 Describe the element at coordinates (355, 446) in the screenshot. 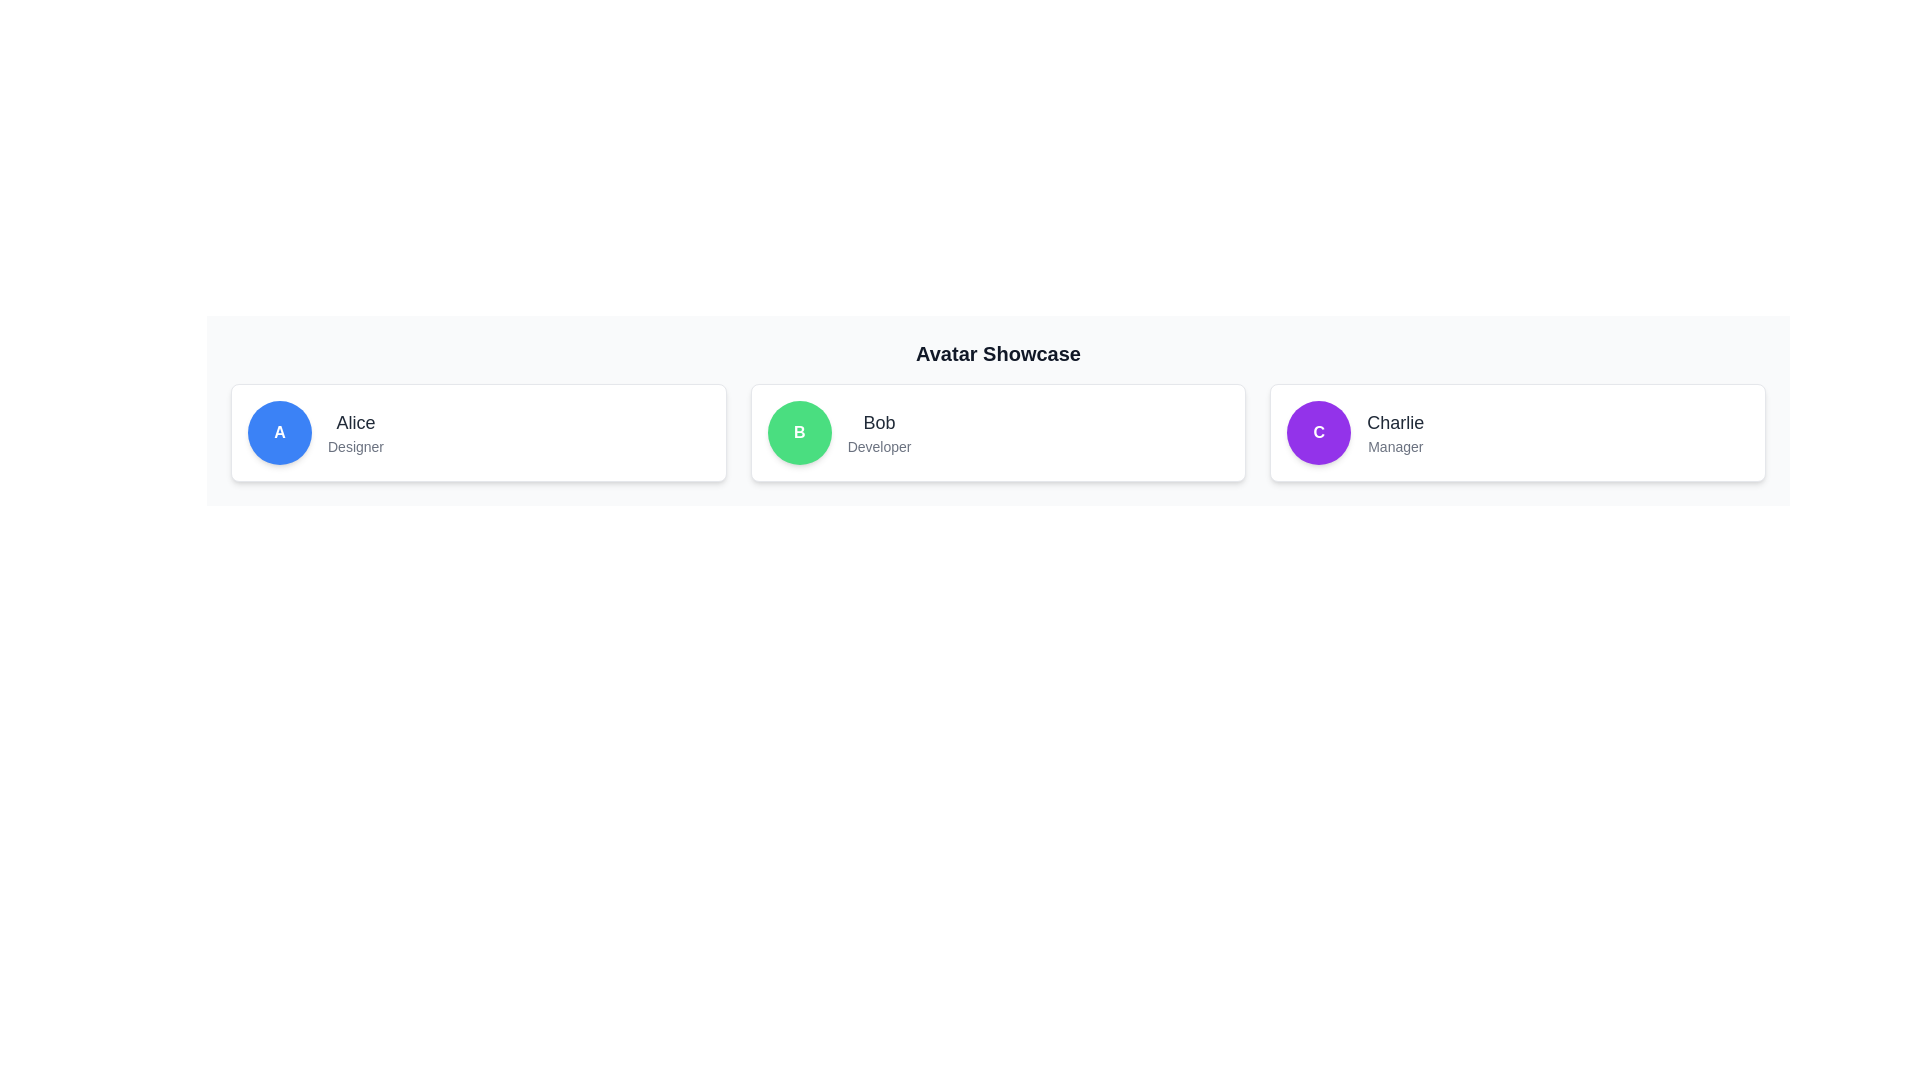

I see `the text label displaying 'Designer' located under the name label 'Alice' in the card for 'Alice'` at that location.